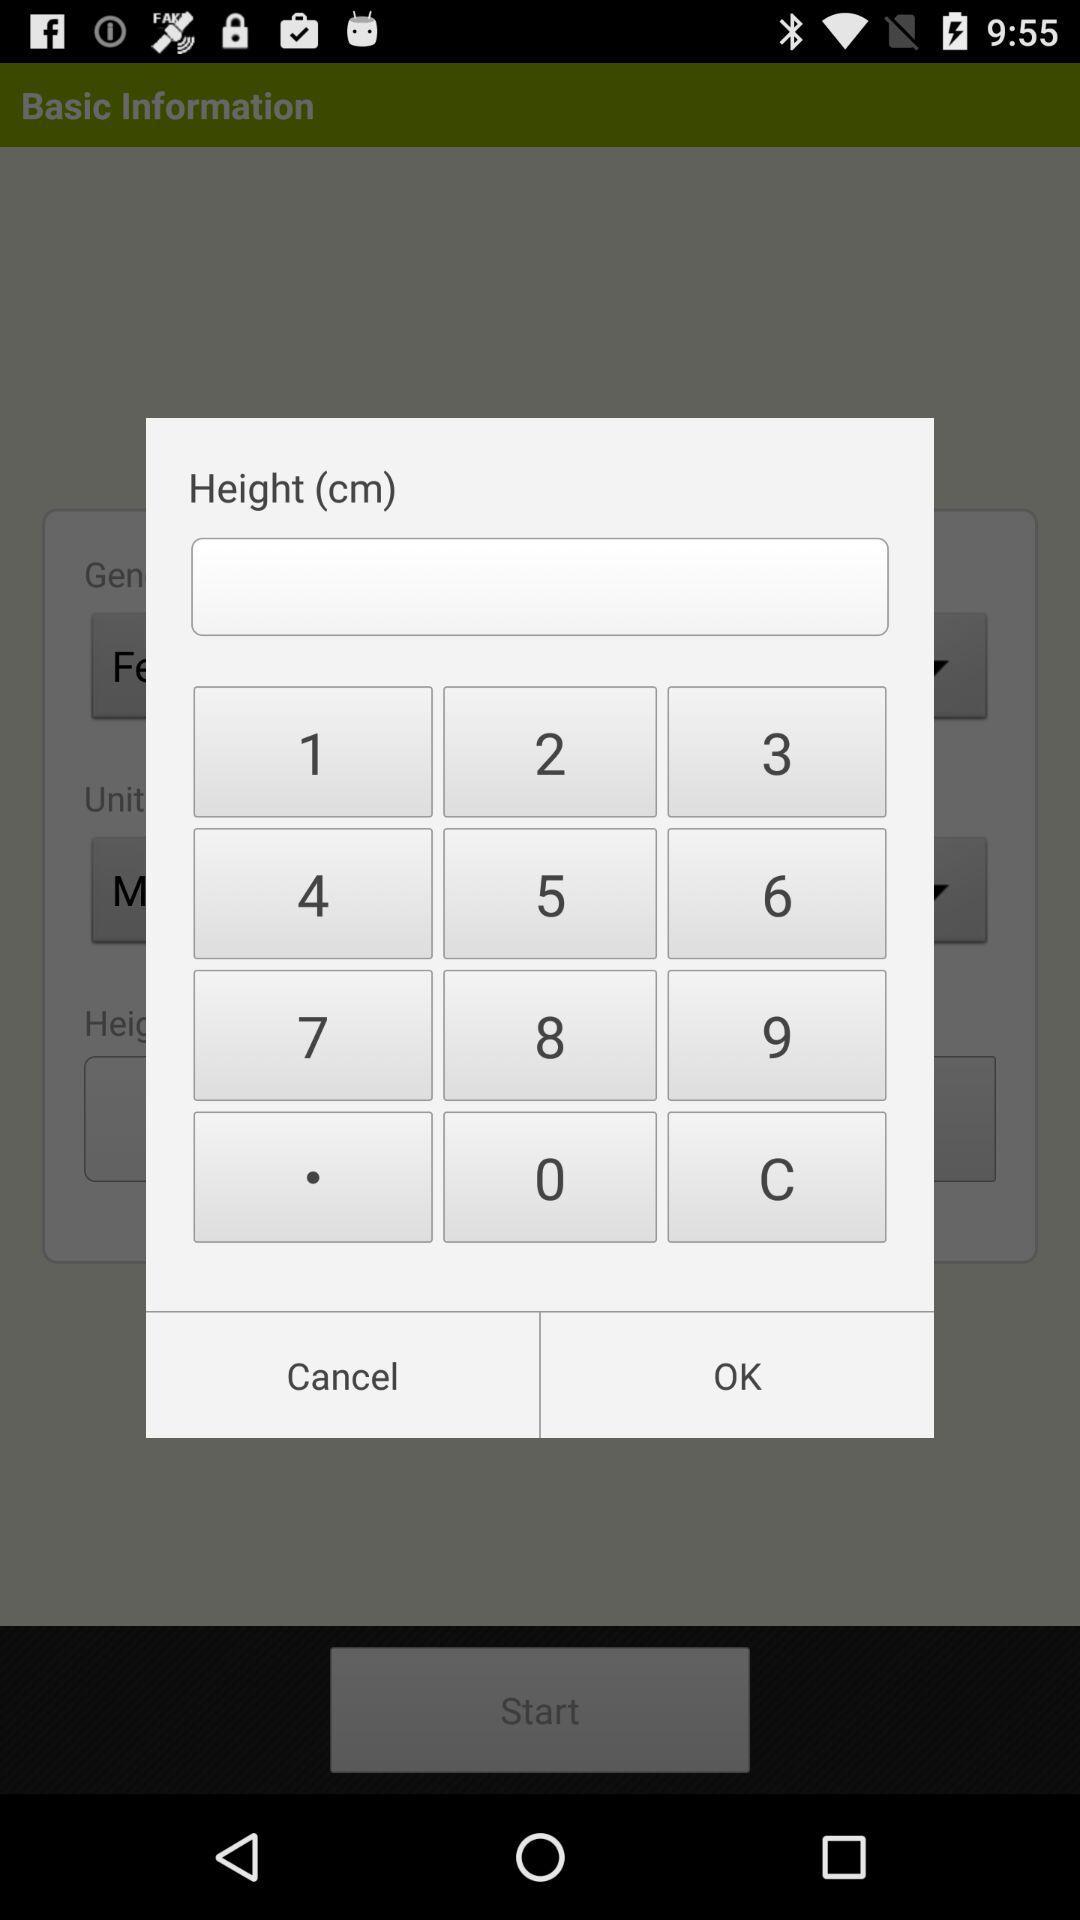 The width and height of the screenshot is (1080, 1920). Describe the element at coordinates (550, 1177) in the screenshot. I see `button to the left of the 9 button` at that location.